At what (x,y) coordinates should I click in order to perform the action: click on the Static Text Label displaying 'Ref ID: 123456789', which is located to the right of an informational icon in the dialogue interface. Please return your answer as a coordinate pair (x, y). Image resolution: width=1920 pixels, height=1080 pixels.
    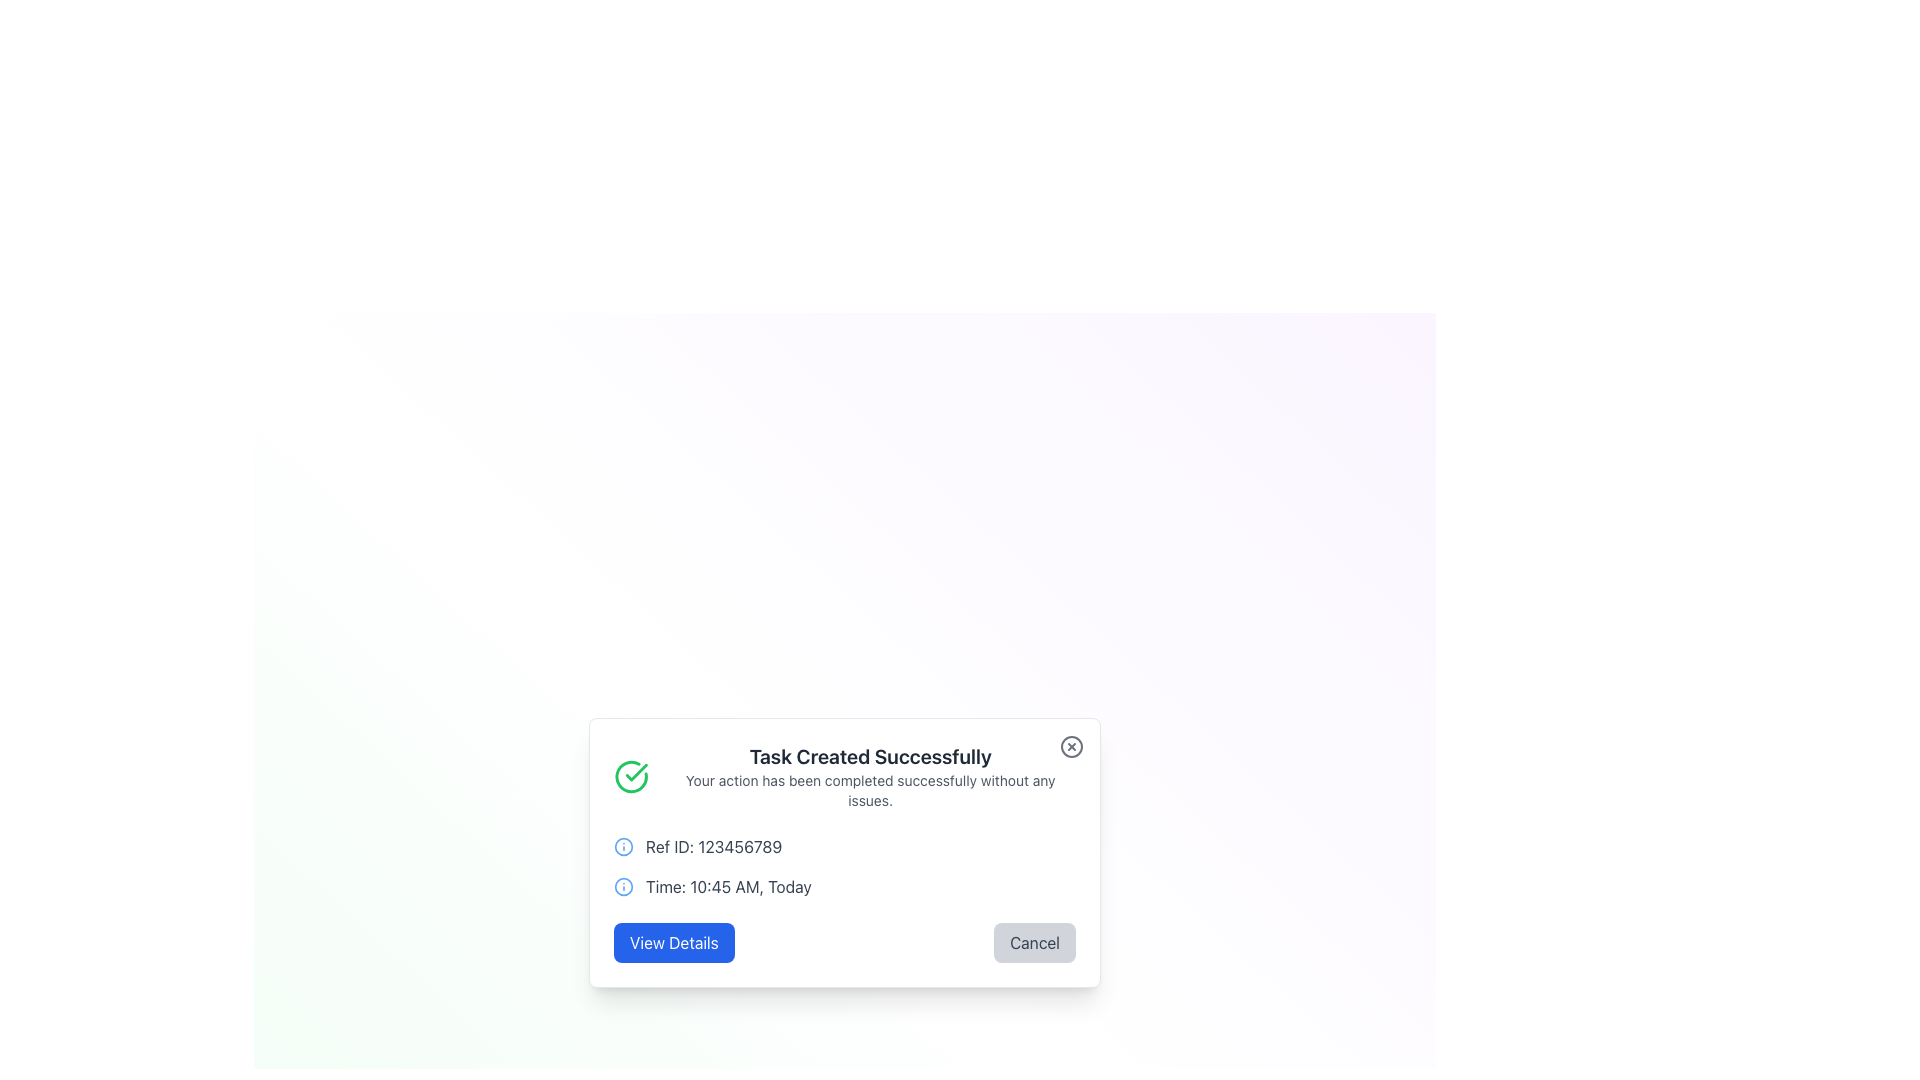
    Looking at the image, I should click on (714, 847).